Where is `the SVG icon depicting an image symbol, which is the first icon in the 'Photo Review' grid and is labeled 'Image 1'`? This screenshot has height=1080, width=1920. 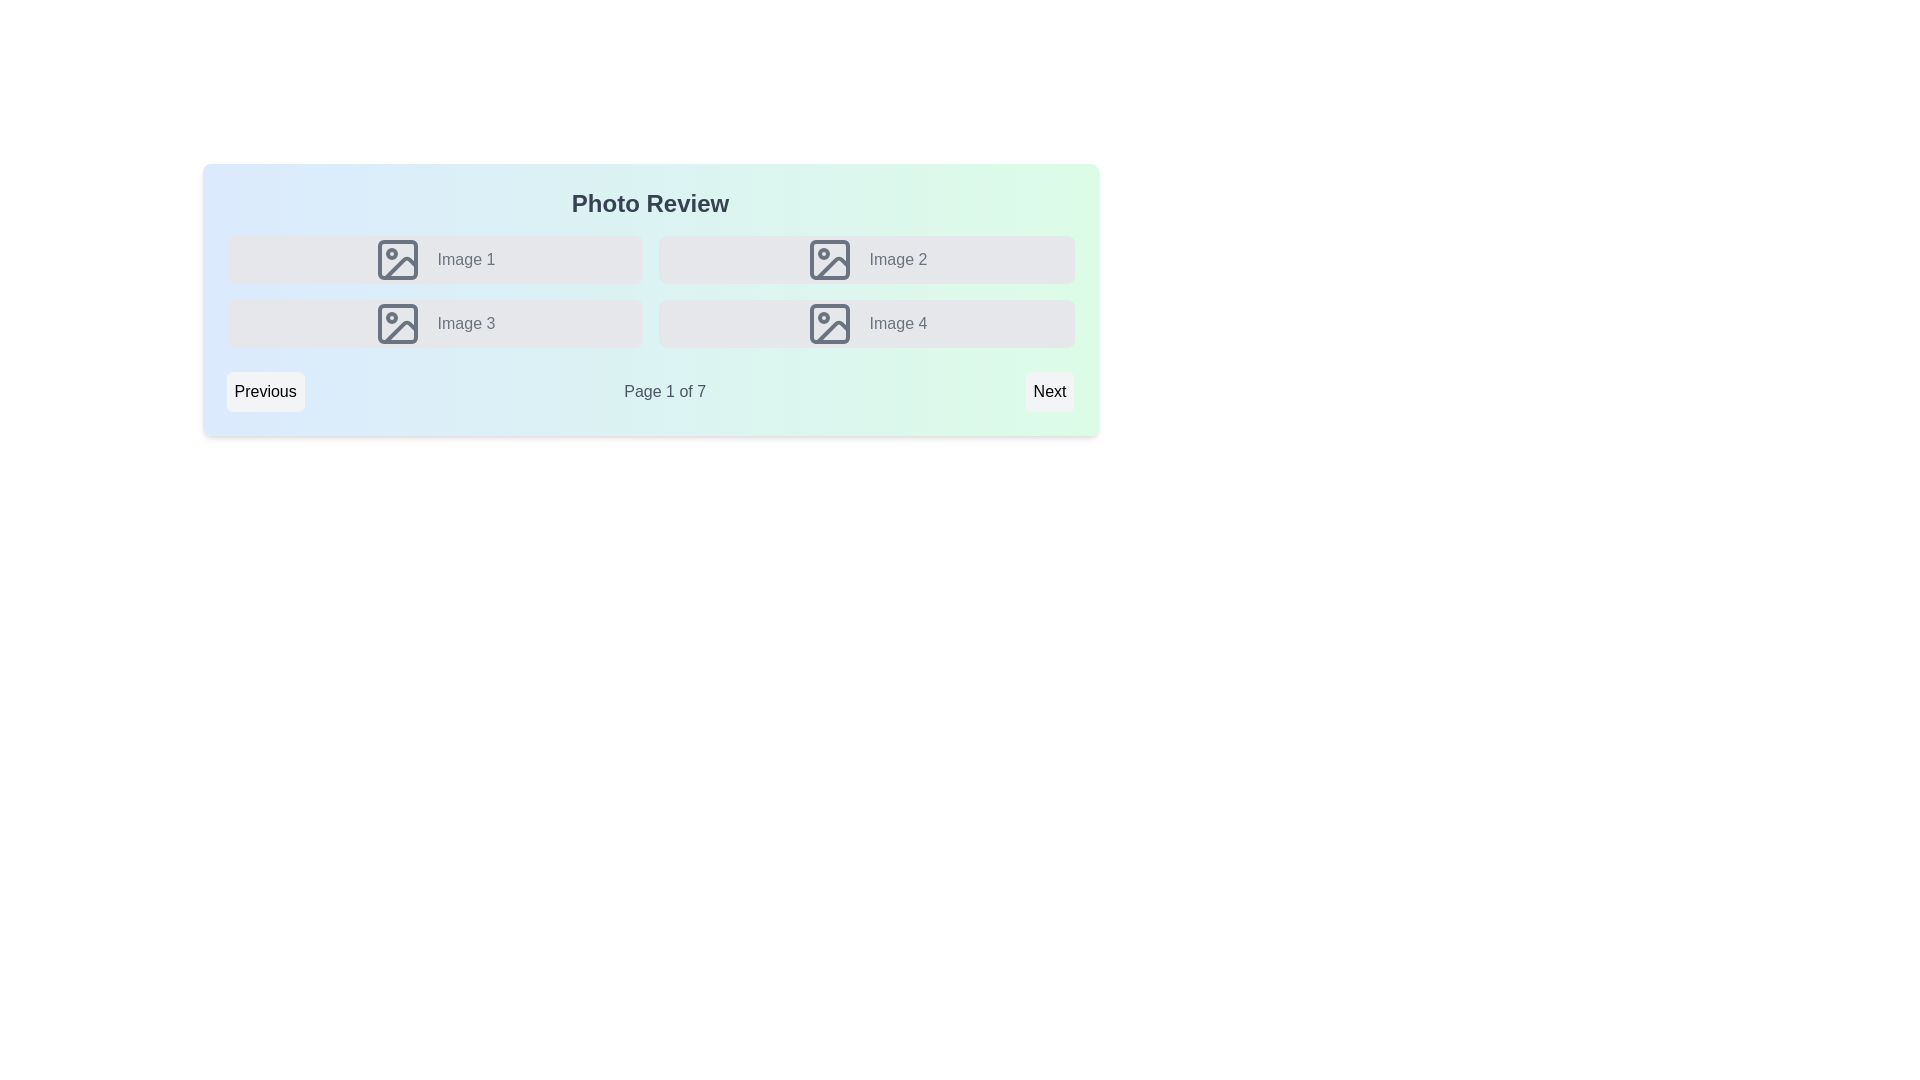 the SVG icon depicting an image symbol, which is the first icon in the 'Photo Review' grid and is labeled 'Image 1' is located at coordinates (397, 258).